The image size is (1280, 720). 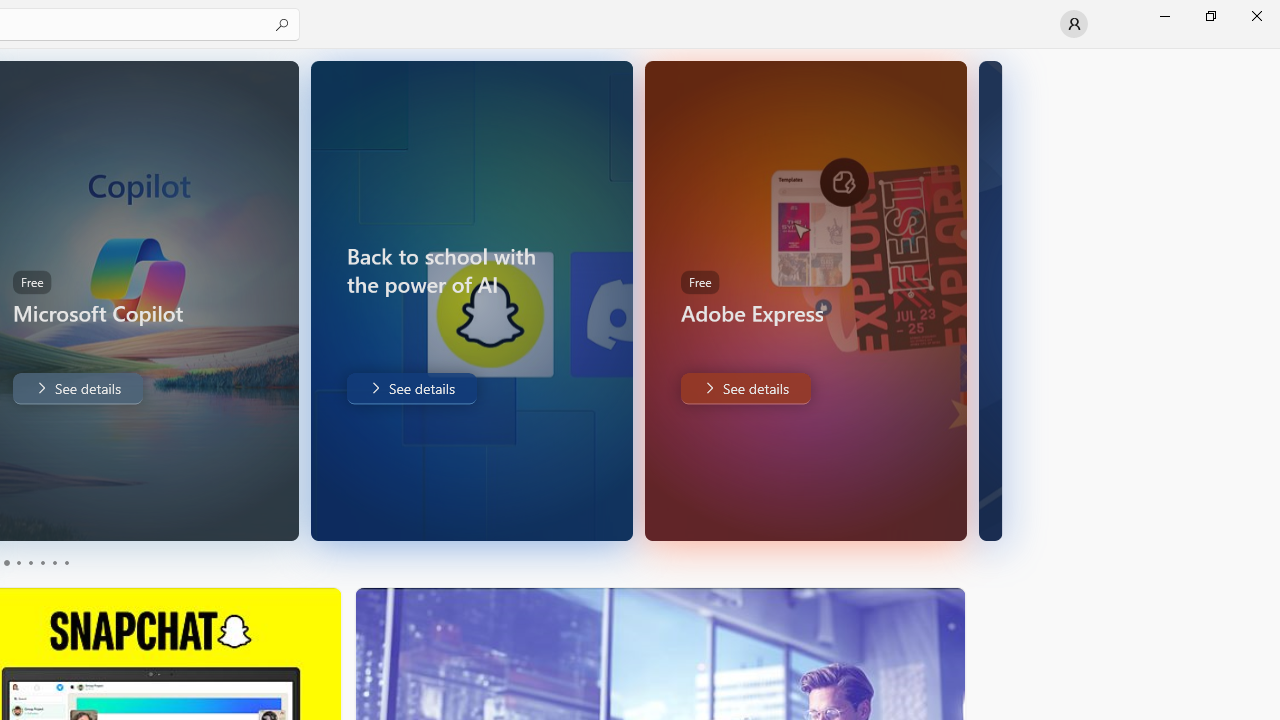 What do you see at coordinates (35, 563) in the screenshot?
I see `'Pager'` at bounding box center [35, 563].